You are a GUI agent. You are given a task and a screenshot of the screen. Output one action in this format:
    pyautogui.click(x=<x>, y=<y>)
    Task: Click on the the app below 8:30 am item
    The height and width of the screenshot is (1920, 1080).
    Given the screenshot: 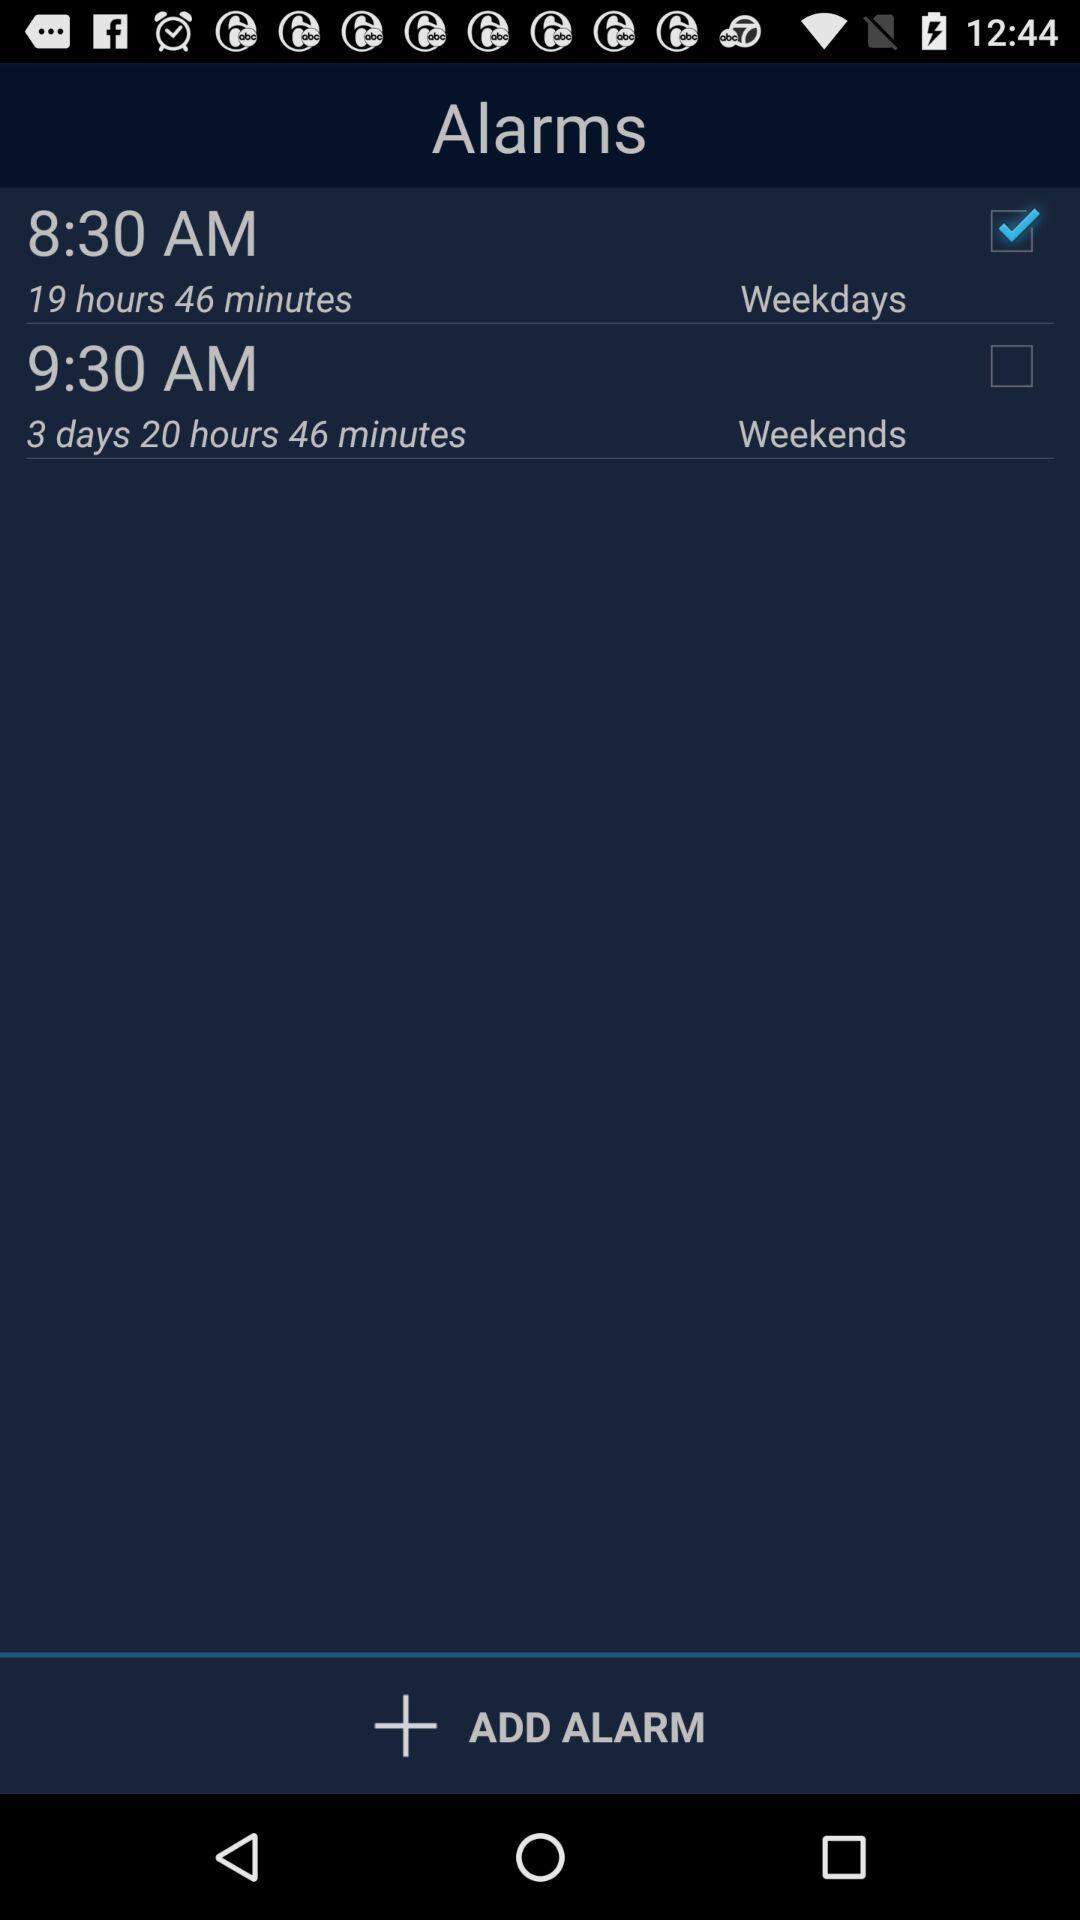 What is the action you would take?
    pyautogui.click(x=823, y=296)
    